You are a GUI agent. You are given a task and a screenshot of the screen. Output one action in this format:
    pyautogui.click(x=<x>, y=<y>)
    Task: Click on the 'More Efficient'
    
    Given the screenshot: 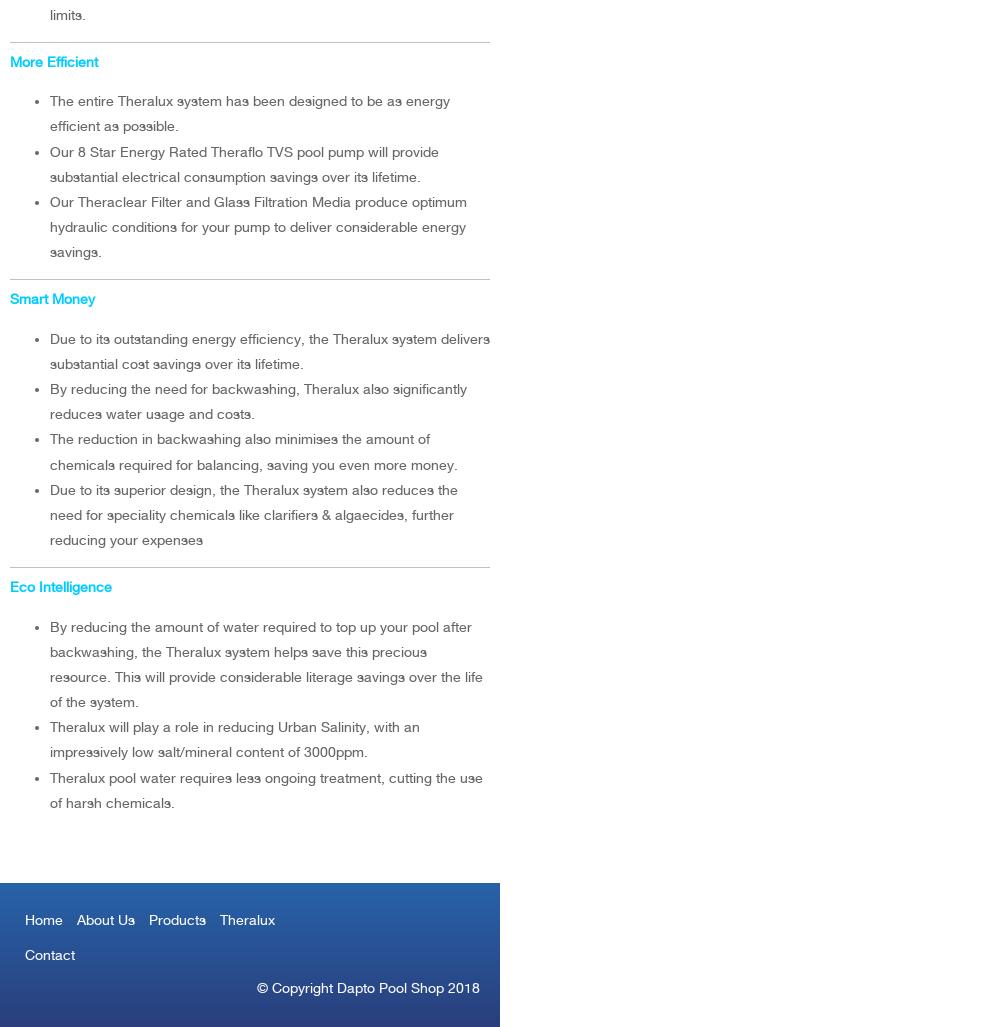 What is the action you would take?
    pyautogui.click(x=10, y=60)
    